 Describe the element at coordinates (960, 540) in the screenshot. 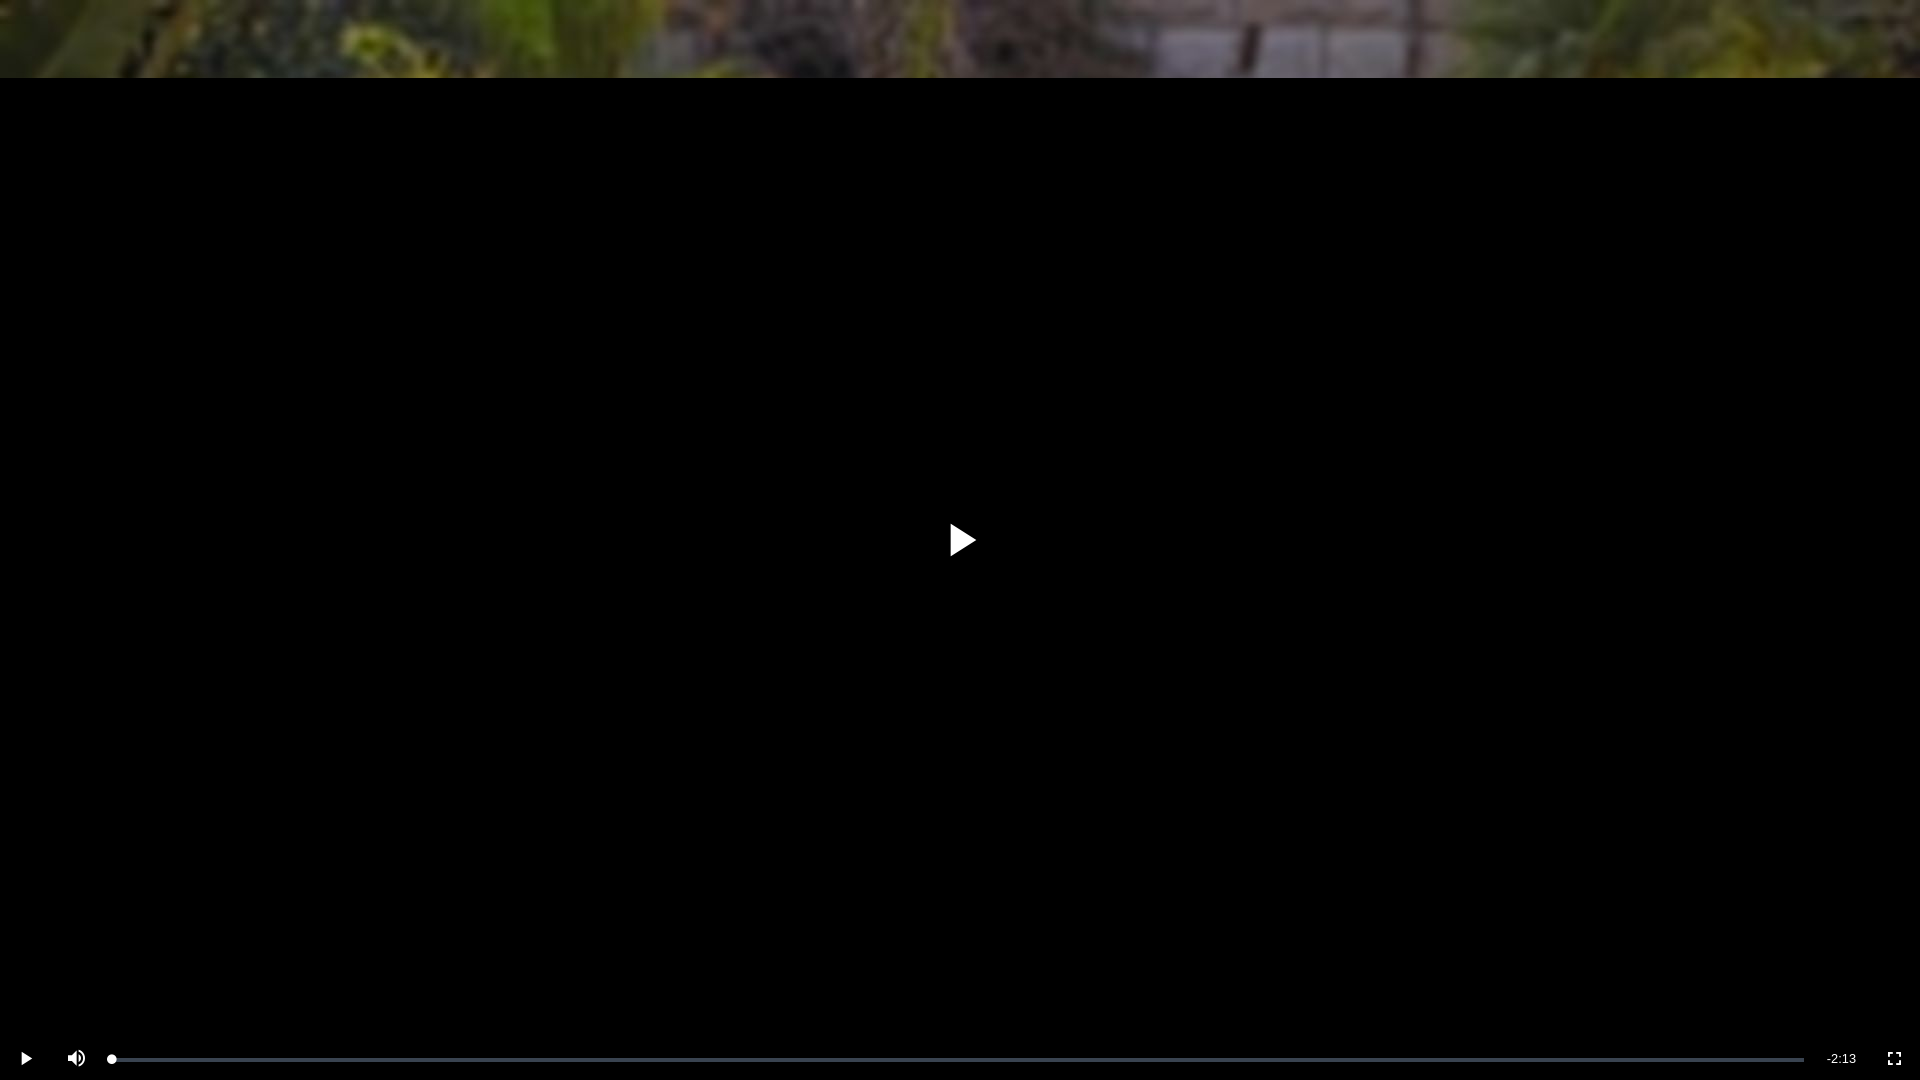

I see `'Play Video'` at that location.